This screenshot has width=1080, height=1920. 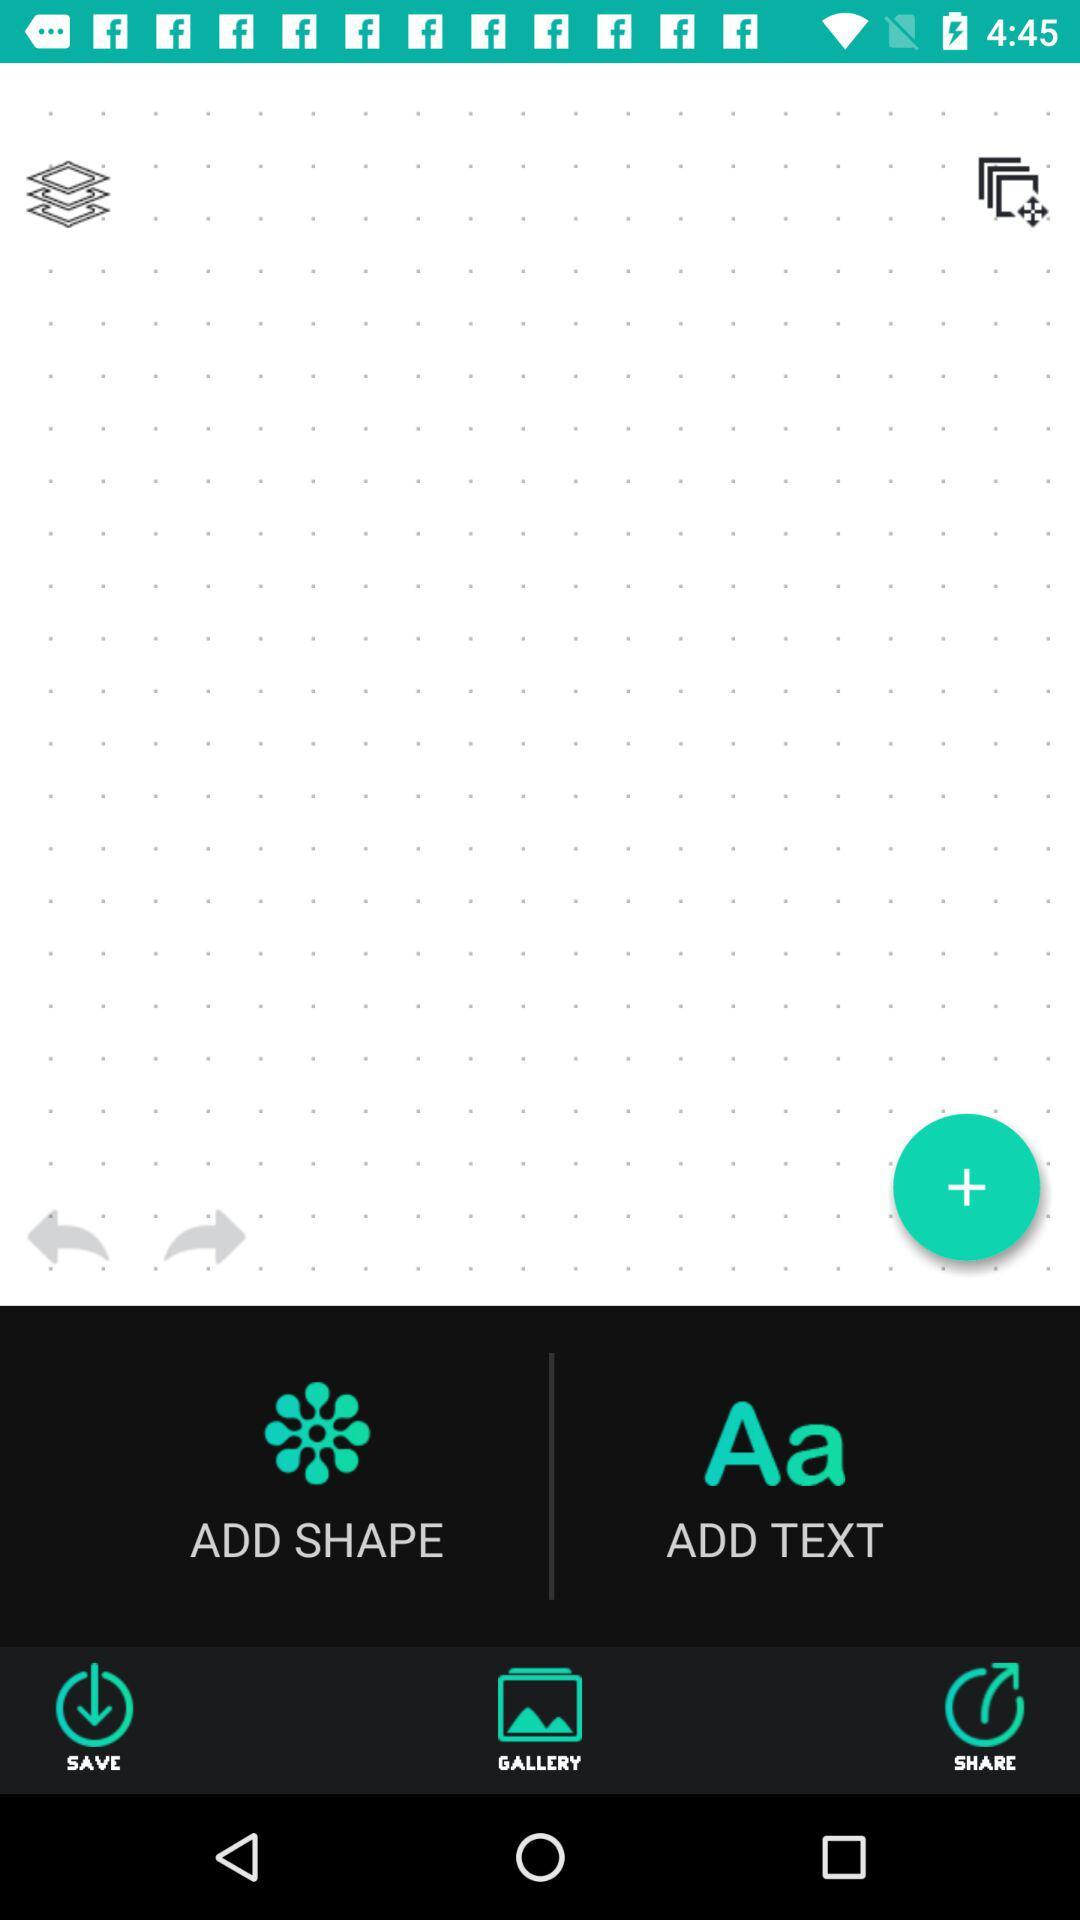 What do you see at coordinates (204, 1236) in the screenshot?
I see `go next` at bounding box center [204, 1236].